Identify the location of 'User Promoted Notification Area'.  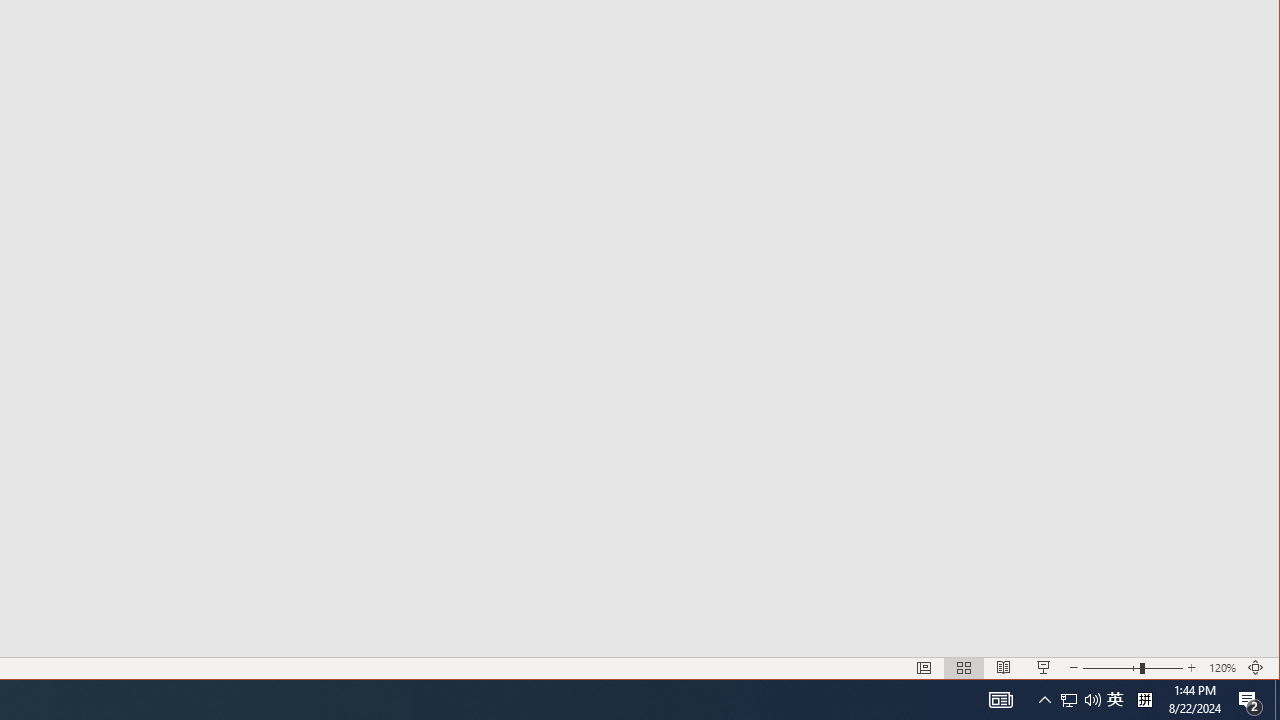
(1079, 698).